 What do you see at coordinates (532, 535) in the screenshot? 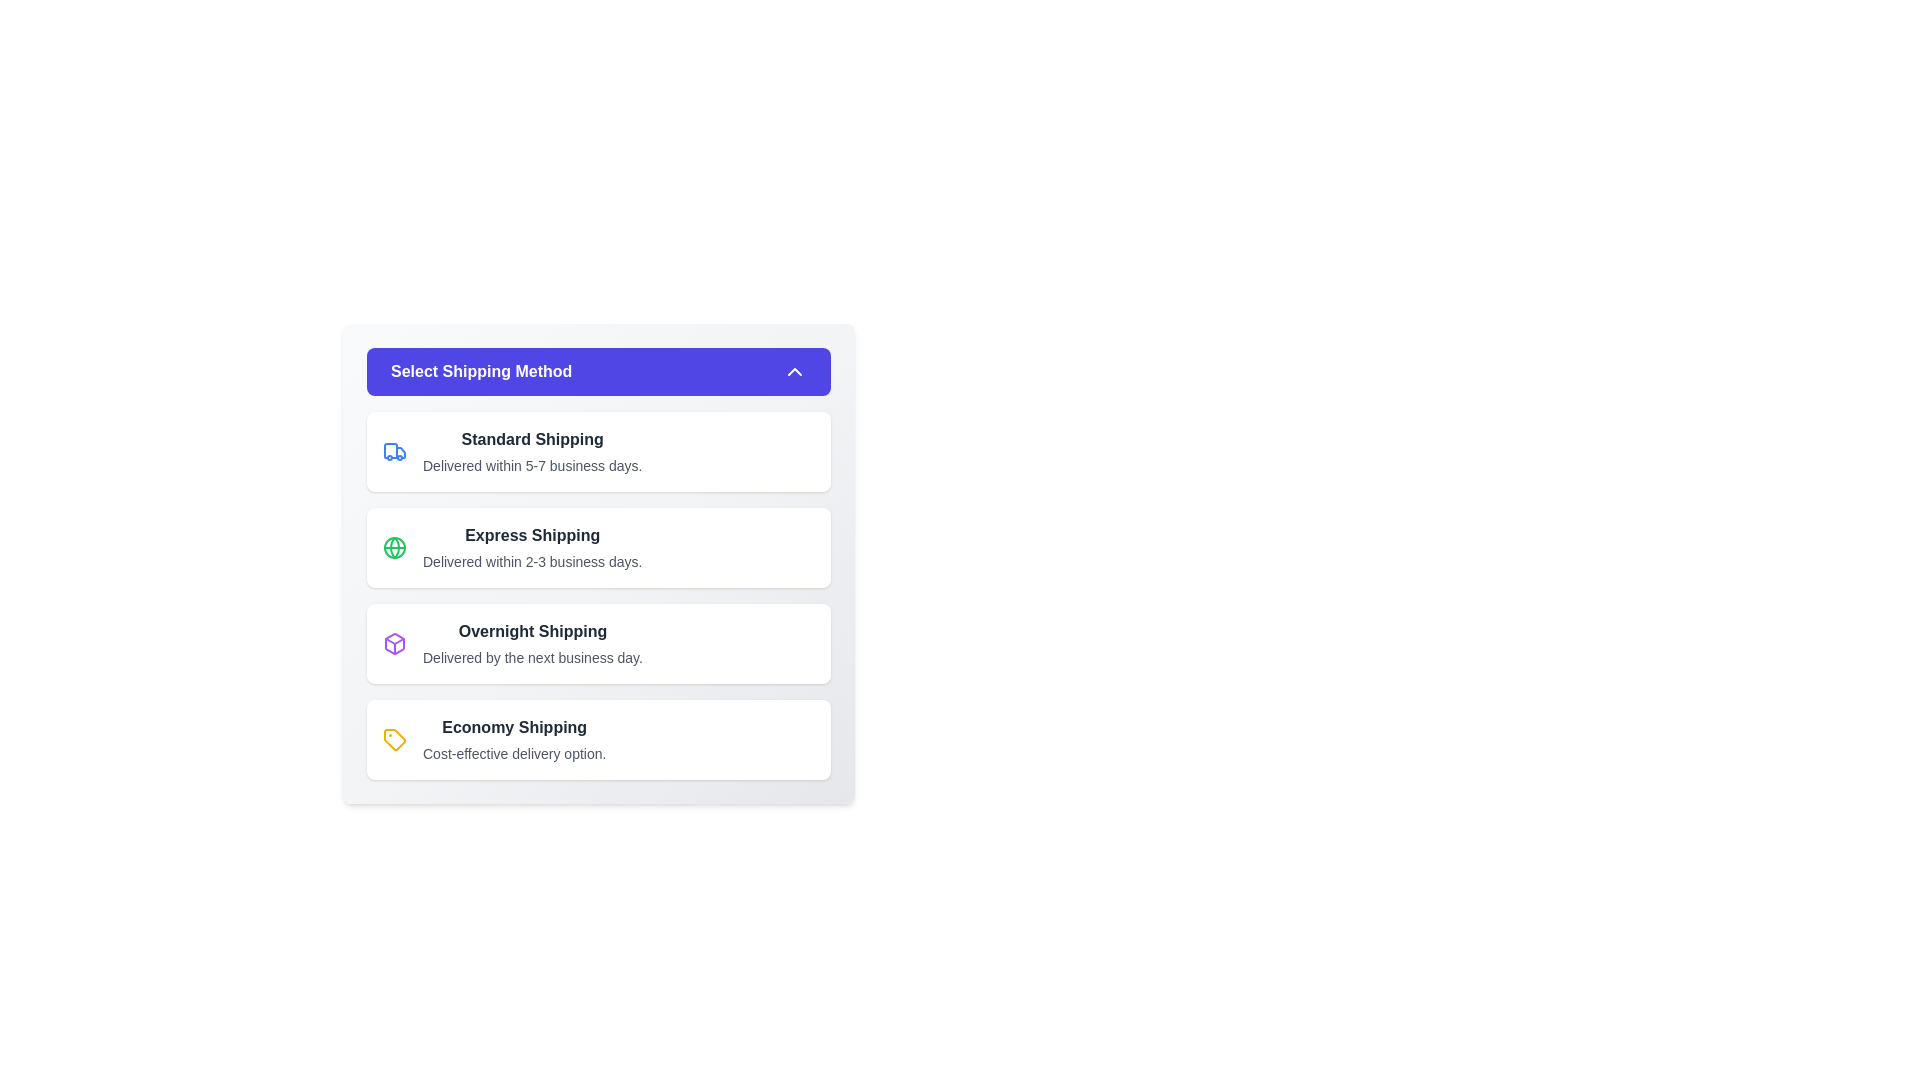
I see `the 'Express Shipping' text label, which serves as the title for the shipping option, located within the shipping method selection area` at bounding box center [532, 535].